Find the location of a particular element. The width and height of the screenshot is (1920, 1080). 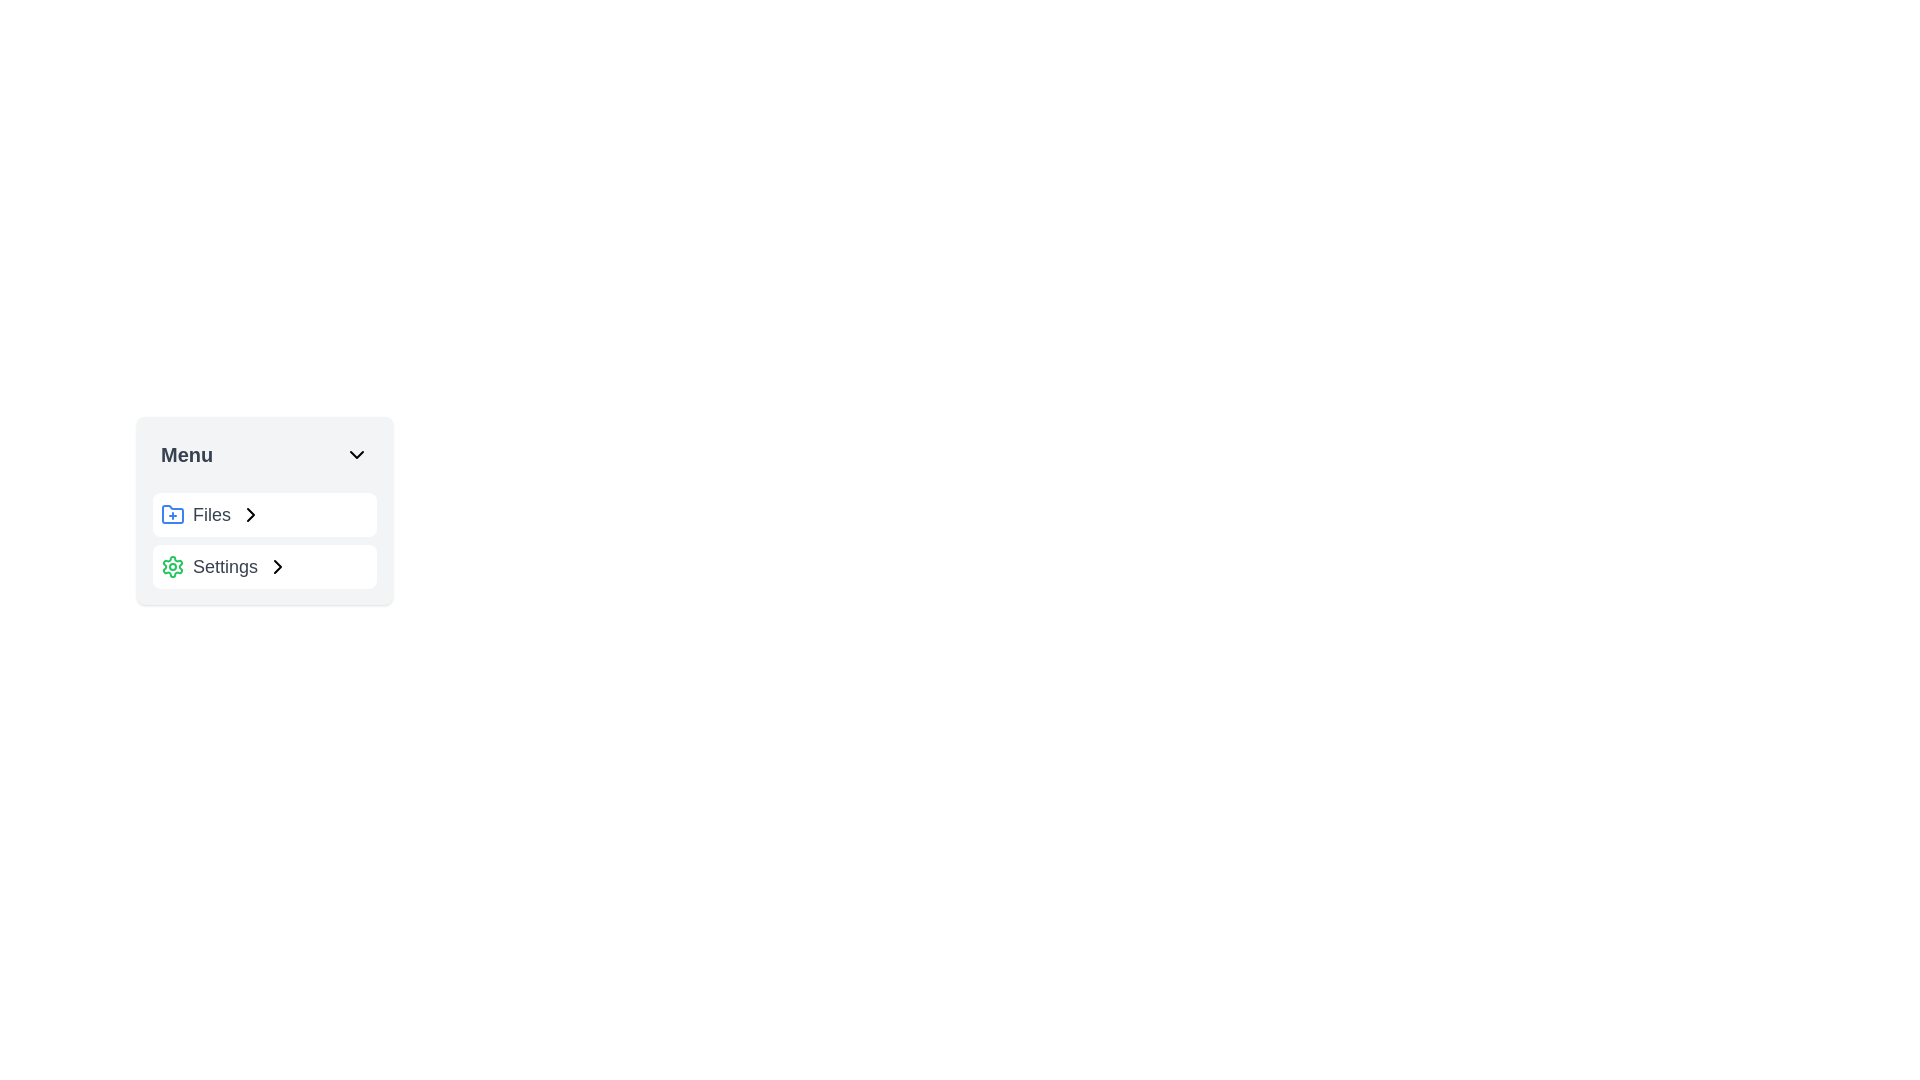

the 'Settings' menu item, which features a green settings icon and a chevron indicator is located at coordinates (263, 567).